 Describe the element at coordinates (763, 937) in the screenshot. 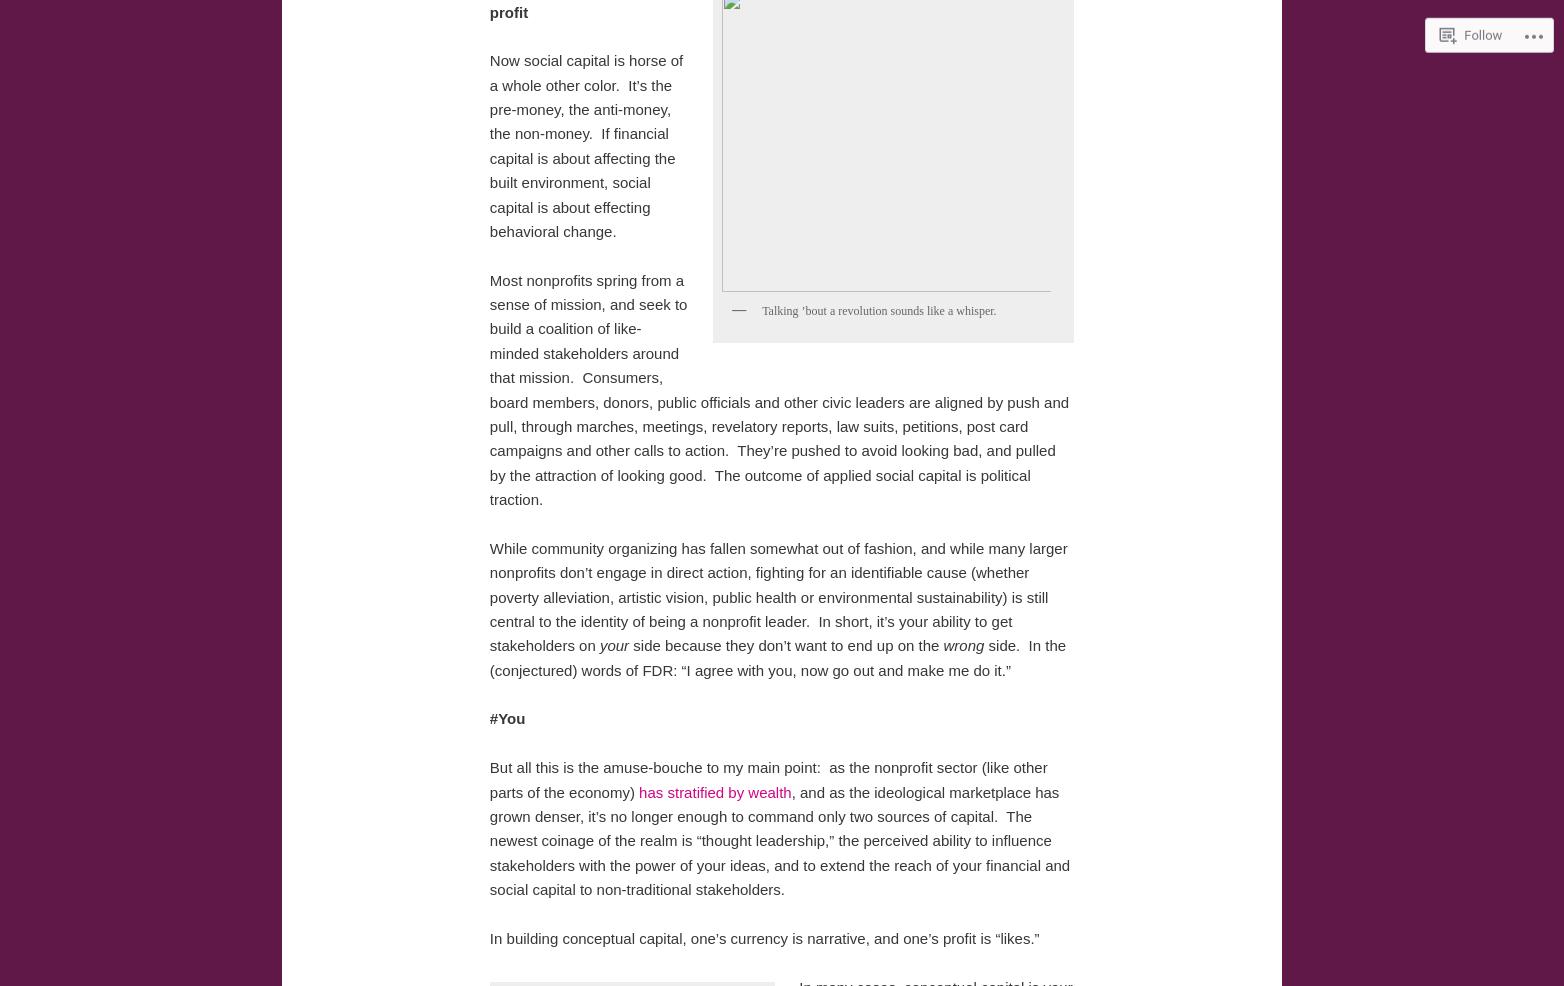

I see `'In building conceptual capital, one’s currency is narrative, and one’s profit is “likes.”'` at that location.